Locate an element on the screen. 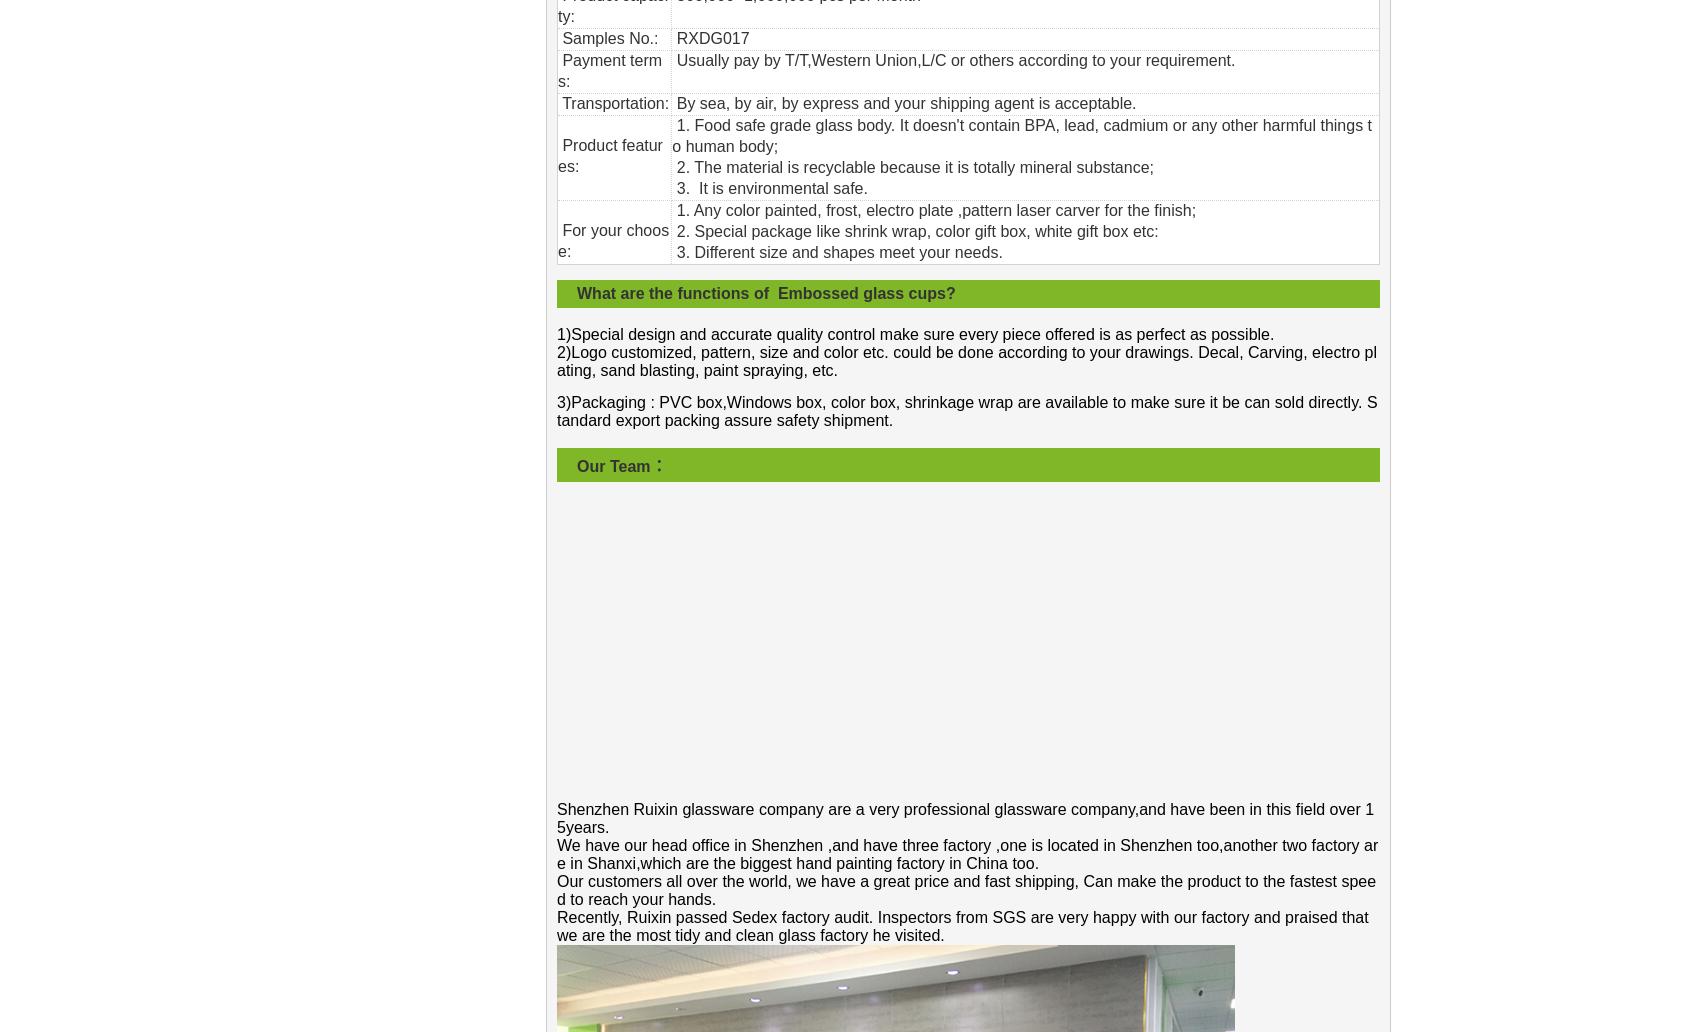  '2. Special package like shrink wrap, color gift box, white gift box etc:' is located at coordinates (914, 230).